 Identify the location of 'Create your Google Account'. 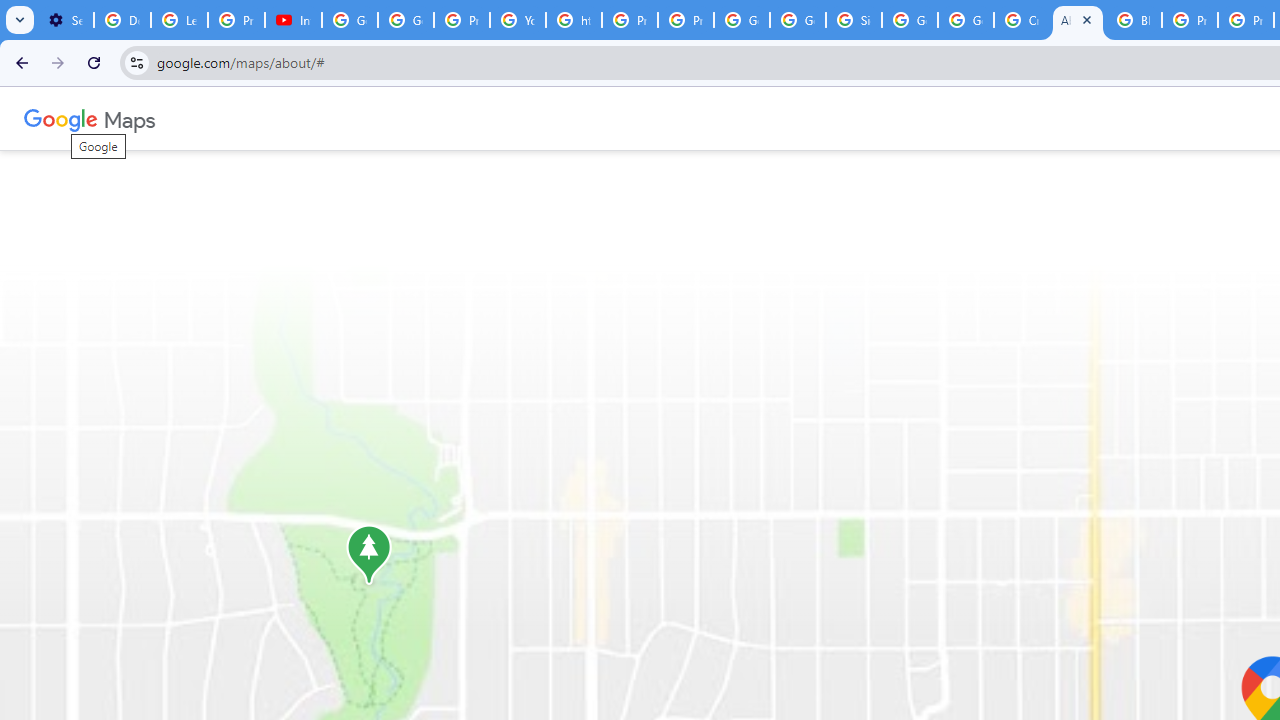
(1022, 20).